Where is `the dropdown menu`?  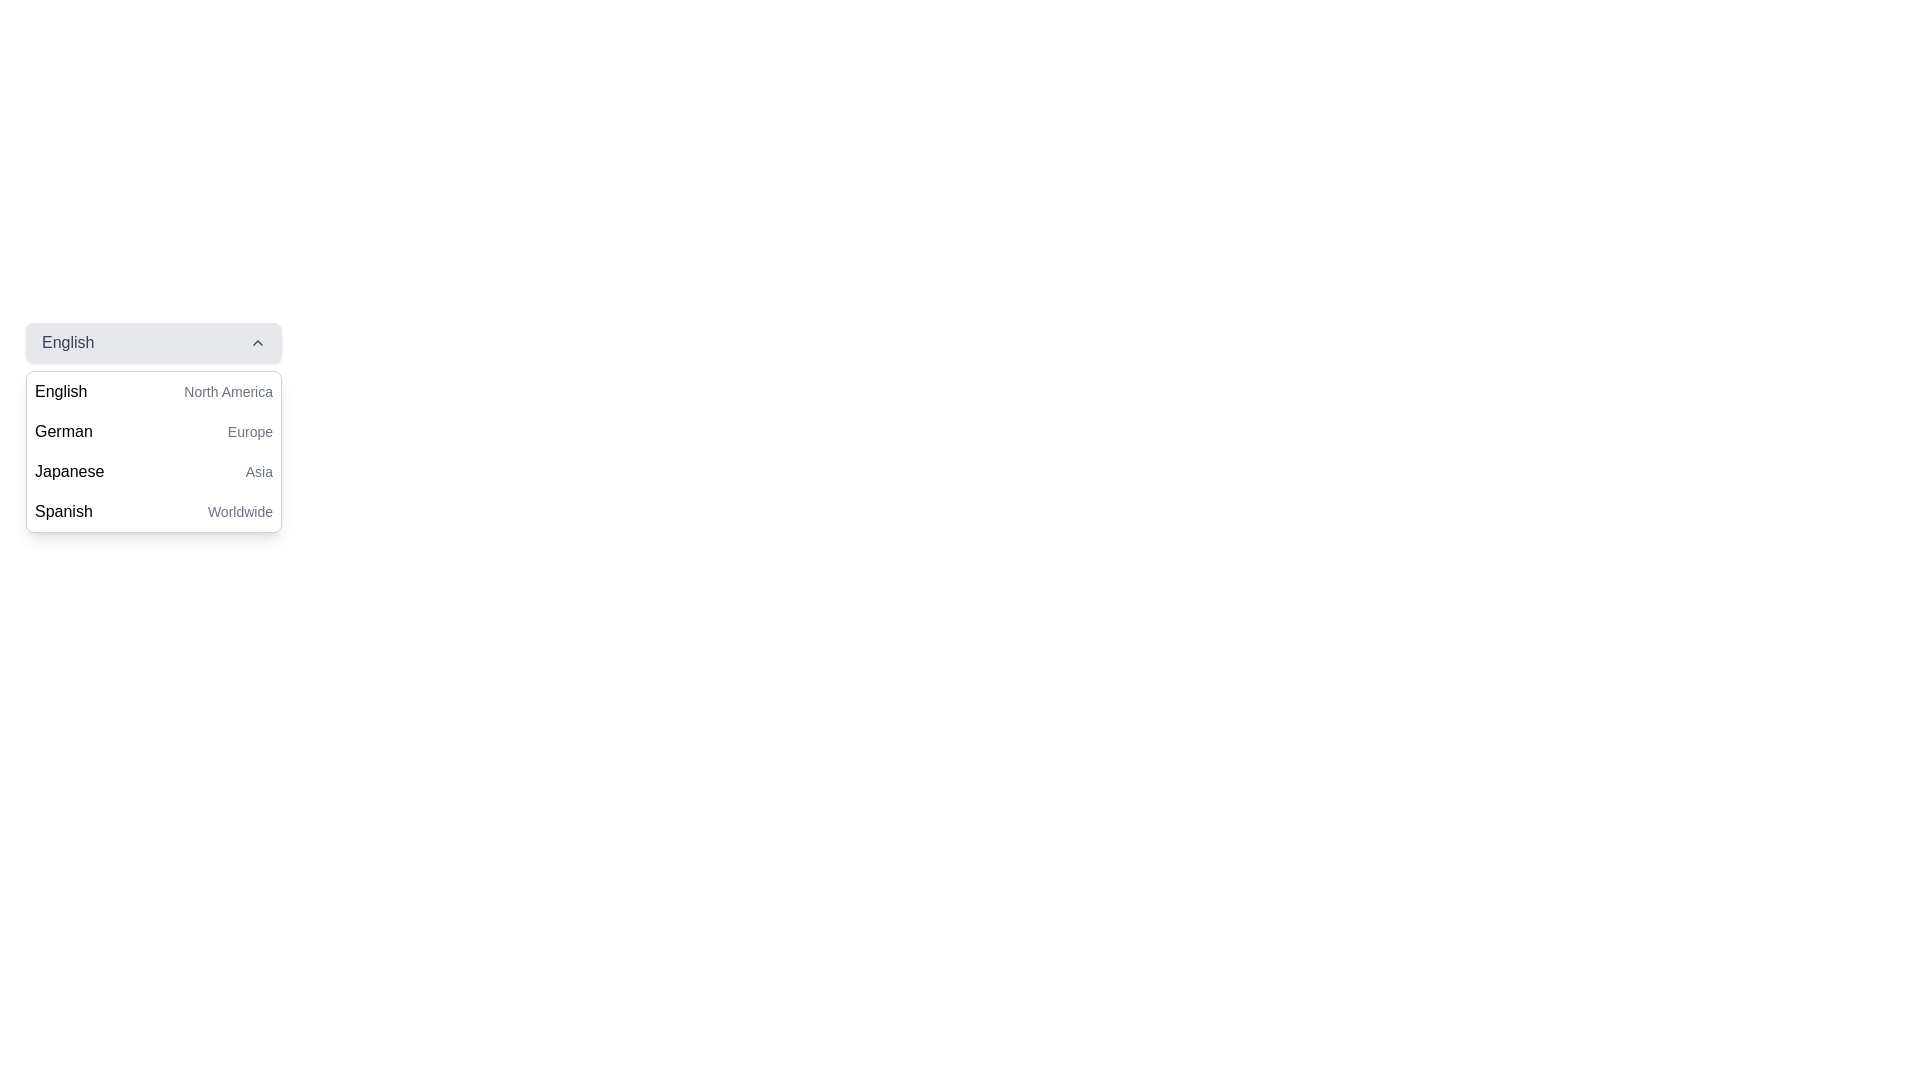
the dropdown menu is located at coordinates (152, 451).